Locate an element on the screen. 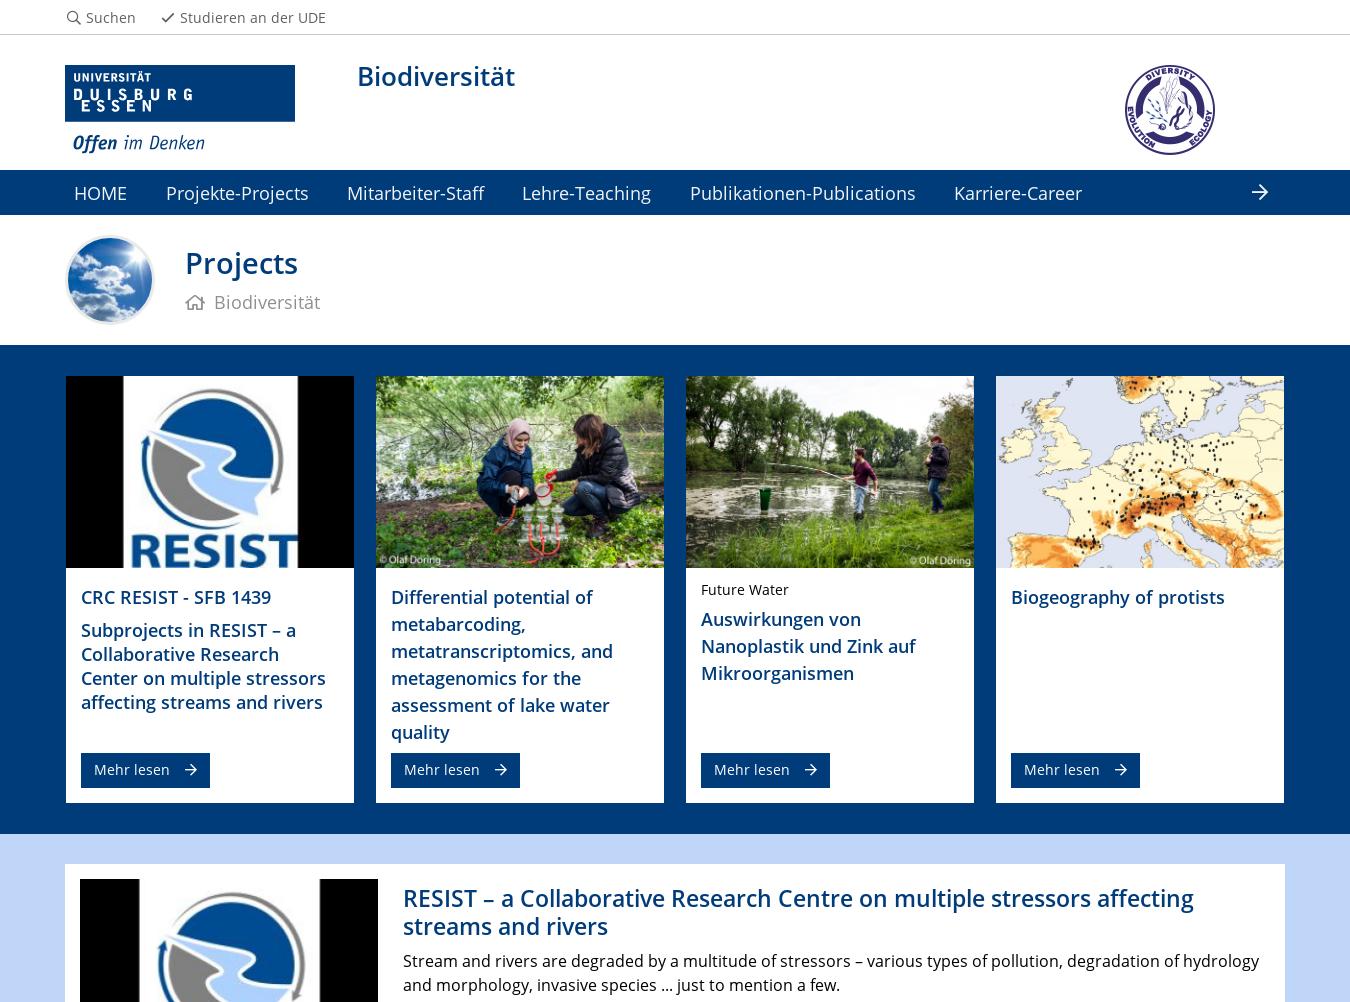 The width and height of the screenshot is (1350, 1002). 'Suchen' is located at coordinates (109, 16).